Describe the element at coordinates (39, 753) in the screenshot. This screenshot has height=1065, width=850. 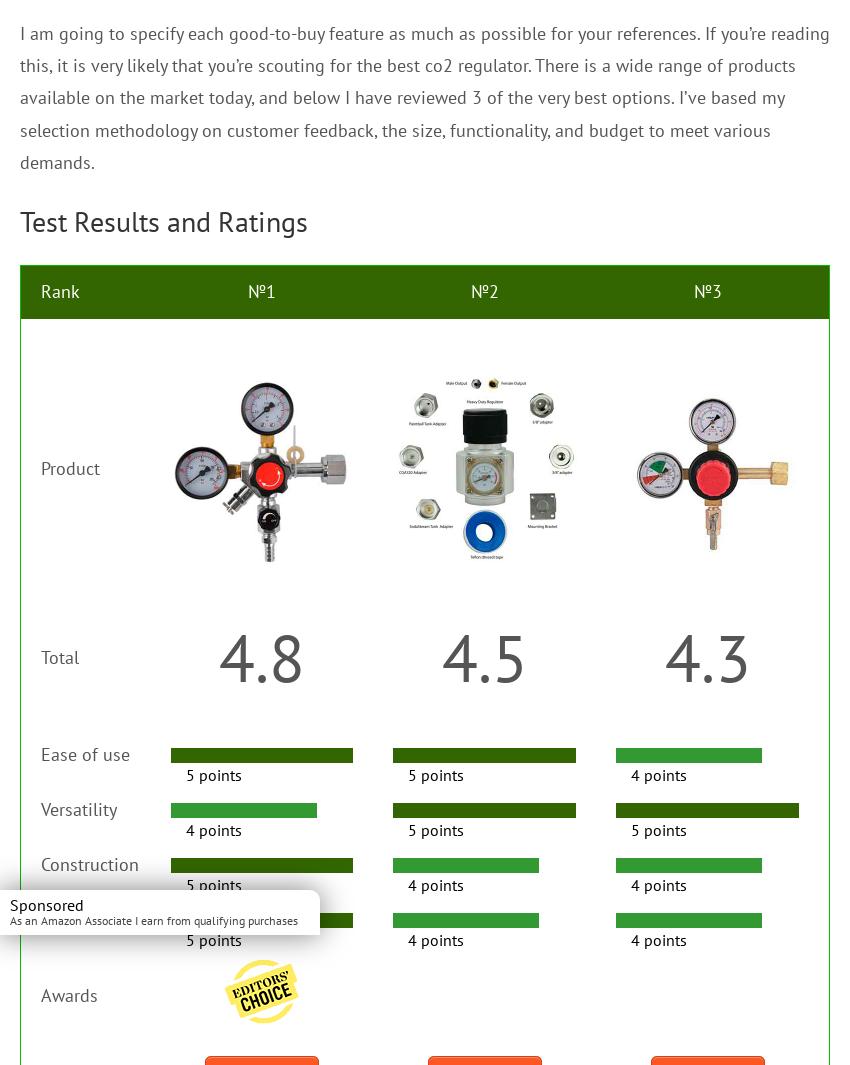
I see `'Ease of use'` at that location.